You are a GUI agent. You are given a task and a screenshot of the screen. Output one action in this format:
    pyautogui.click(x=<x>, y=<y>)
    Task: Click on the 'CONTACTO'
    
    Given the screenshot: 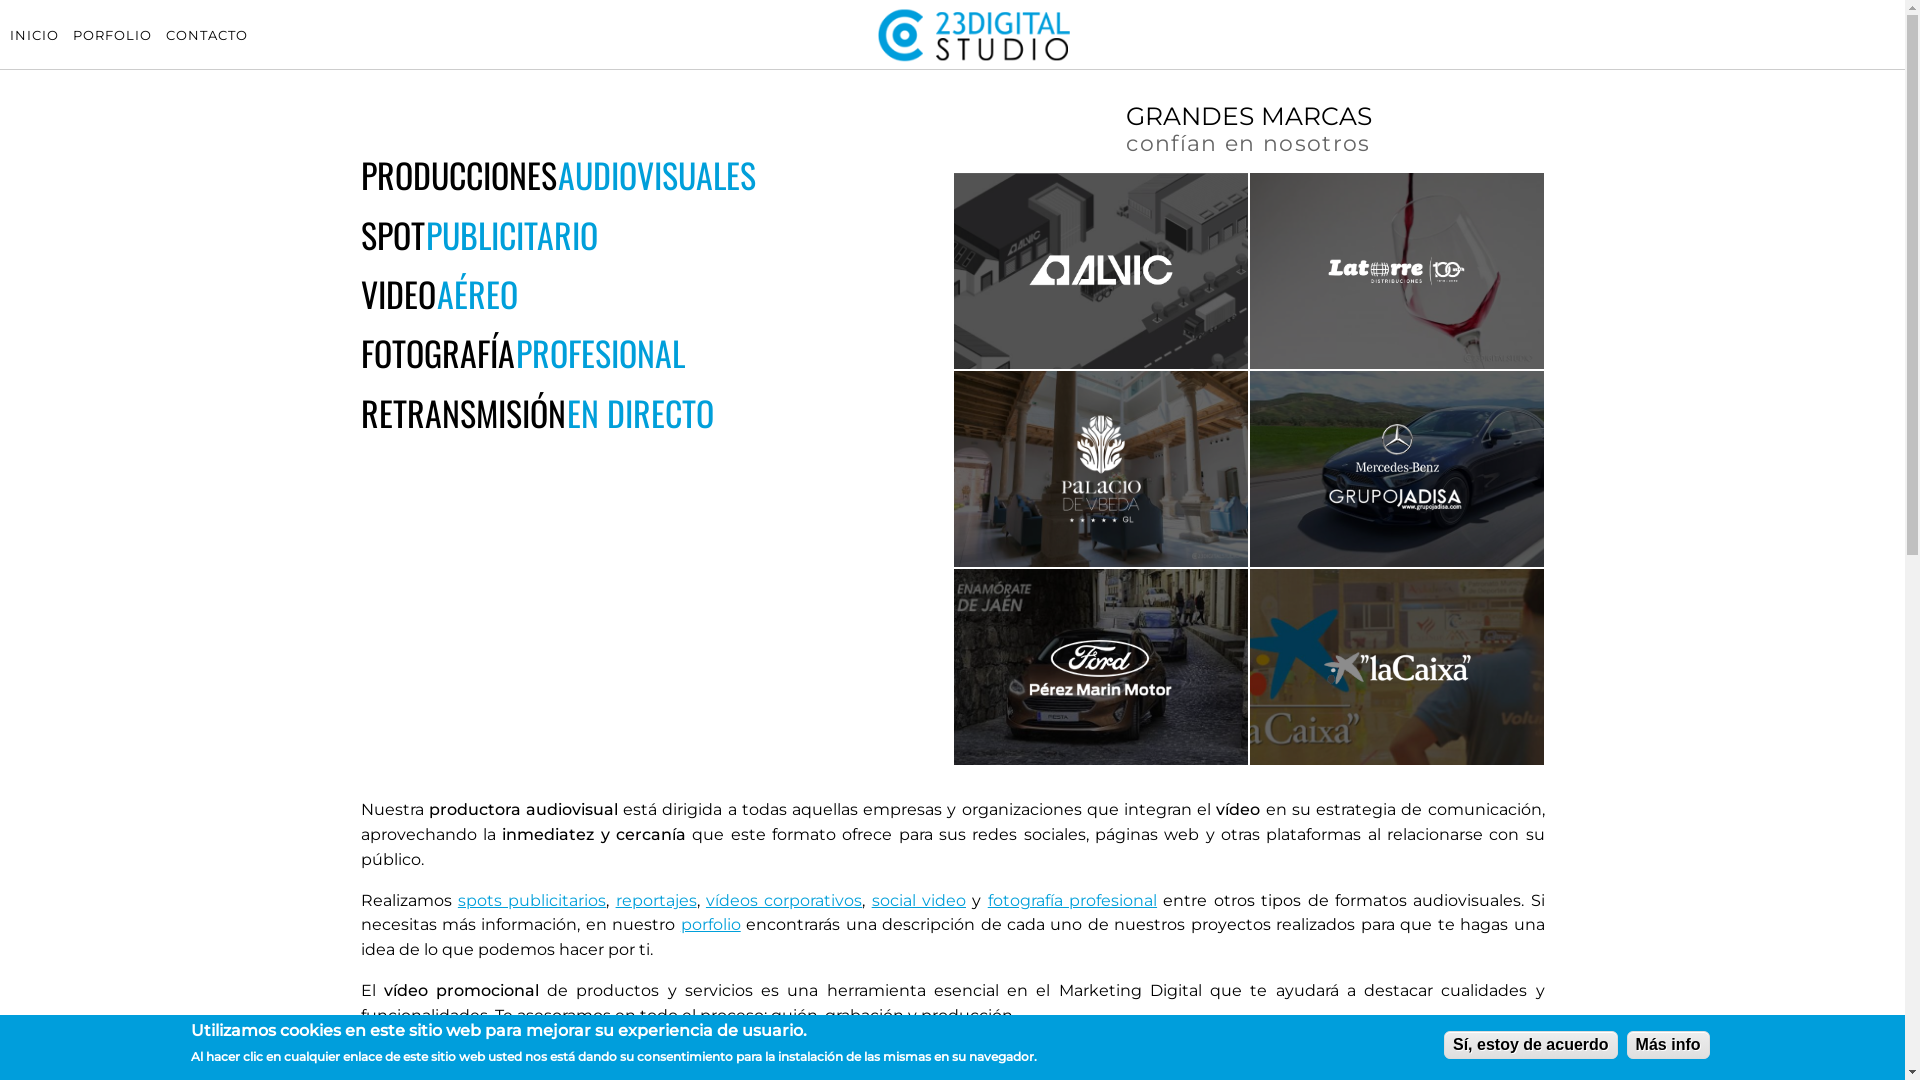 What is the action you would take?
    pyautogui.click(x=206, y=34)
    